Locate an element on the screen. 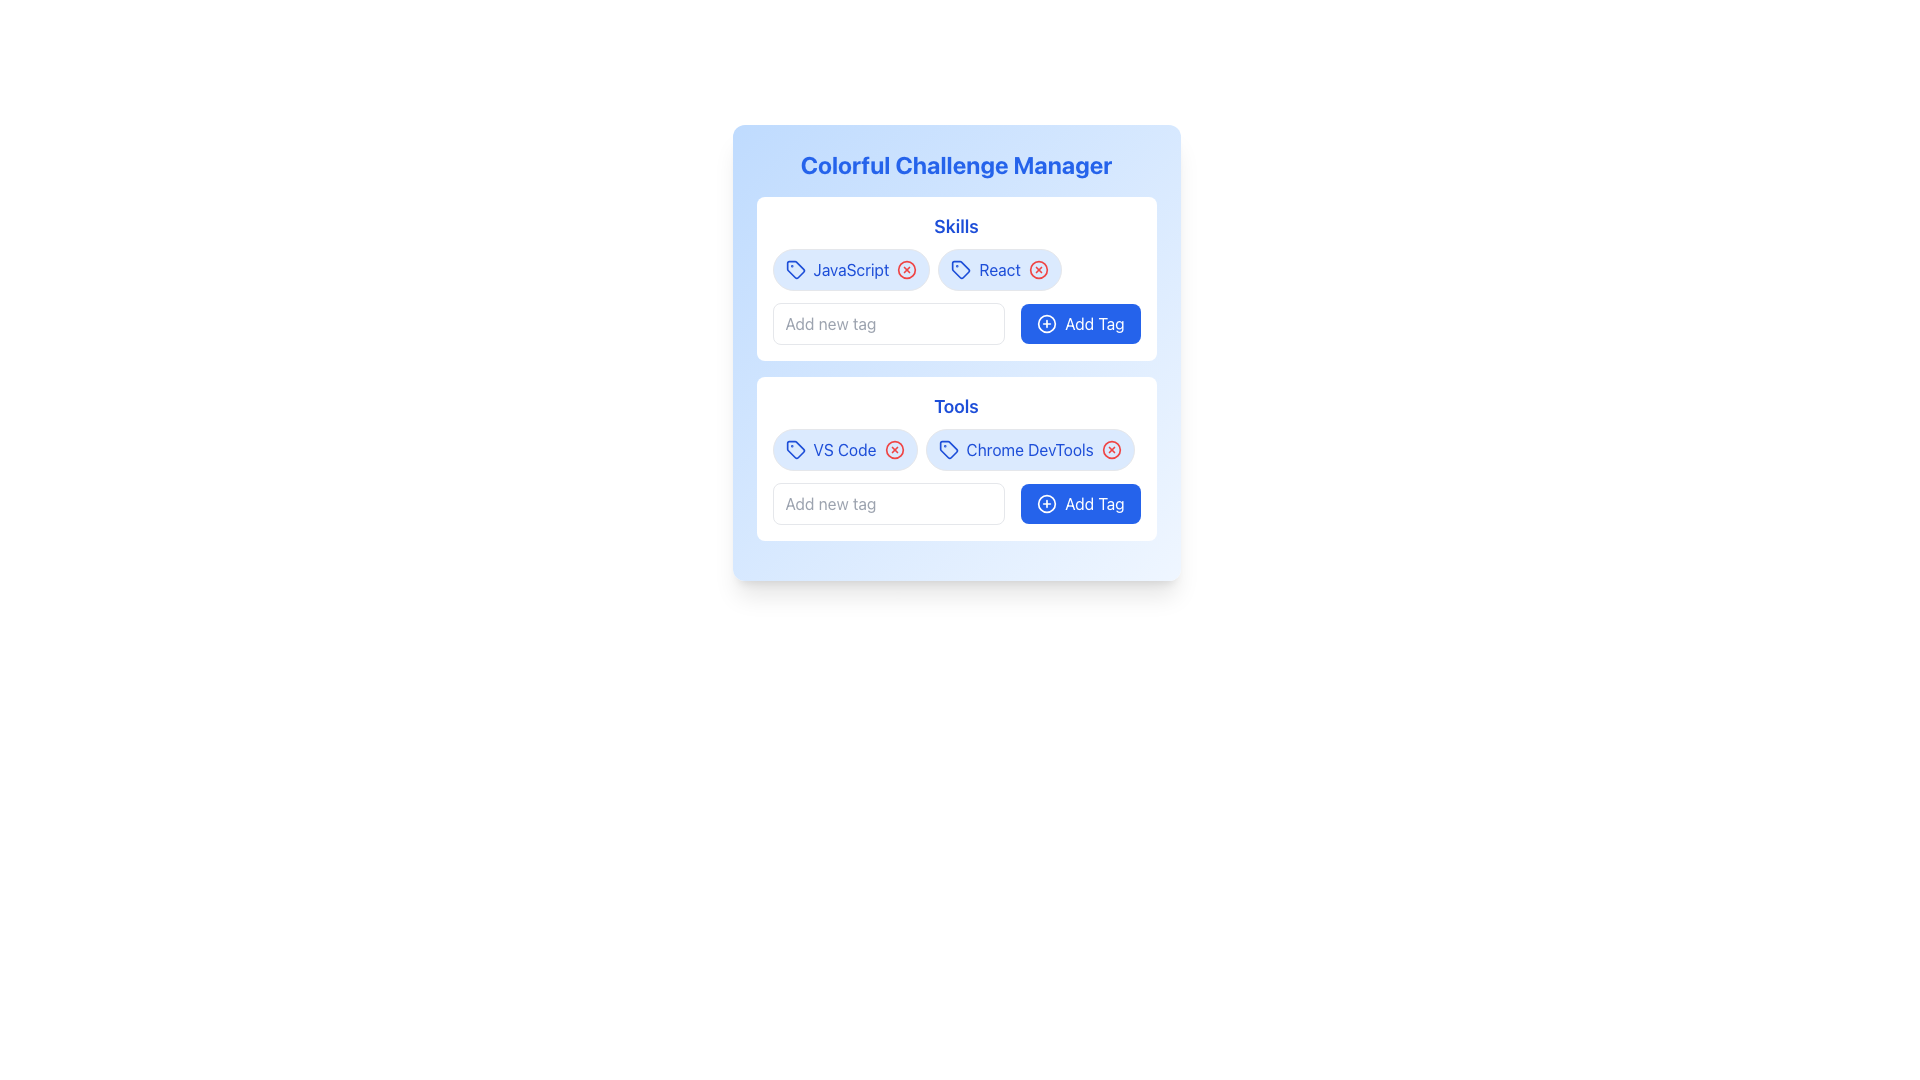 The height and width of the screenshot is (1080, 1920). the Circle SVG element that is part of the 'Add Tag' button in the 'Skills' section of the interface is located at coordinates (1046, 323).